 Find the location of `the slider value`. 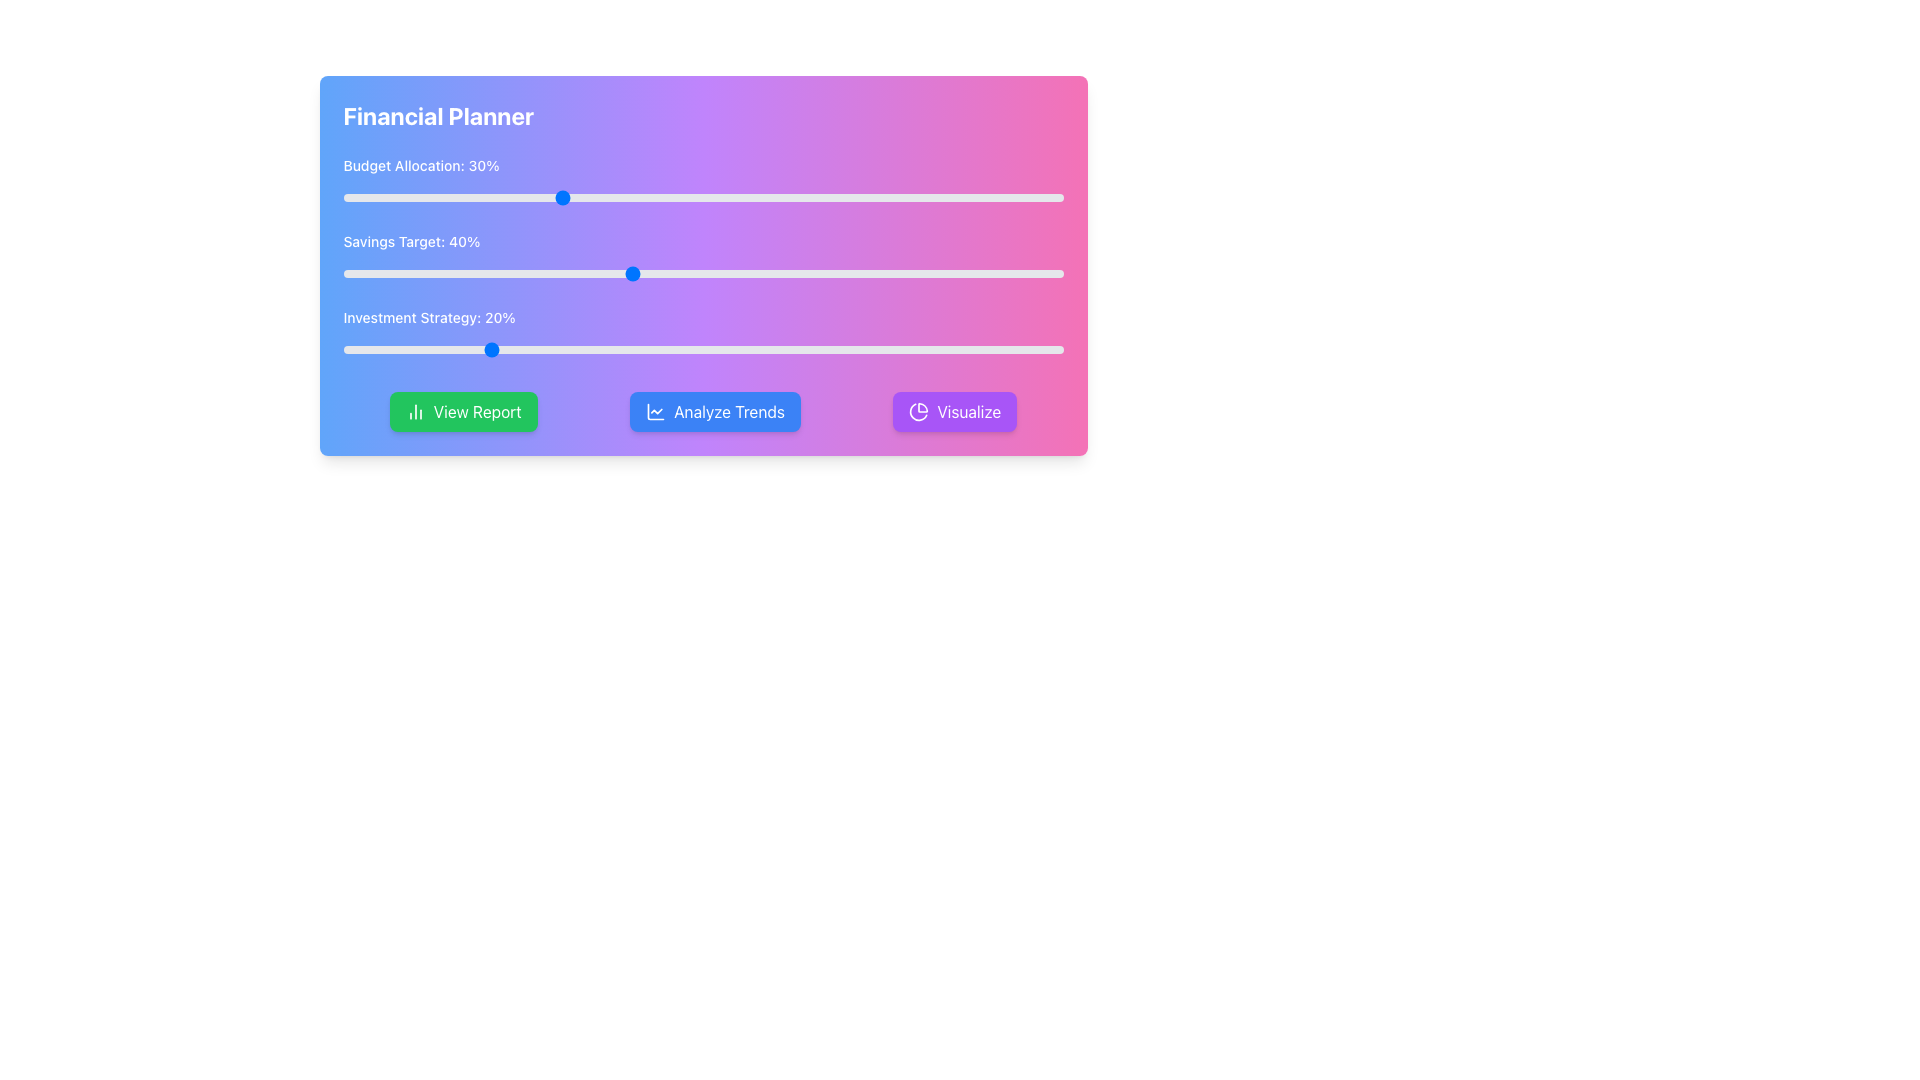

the slider value is located at coordinates (991, 197).